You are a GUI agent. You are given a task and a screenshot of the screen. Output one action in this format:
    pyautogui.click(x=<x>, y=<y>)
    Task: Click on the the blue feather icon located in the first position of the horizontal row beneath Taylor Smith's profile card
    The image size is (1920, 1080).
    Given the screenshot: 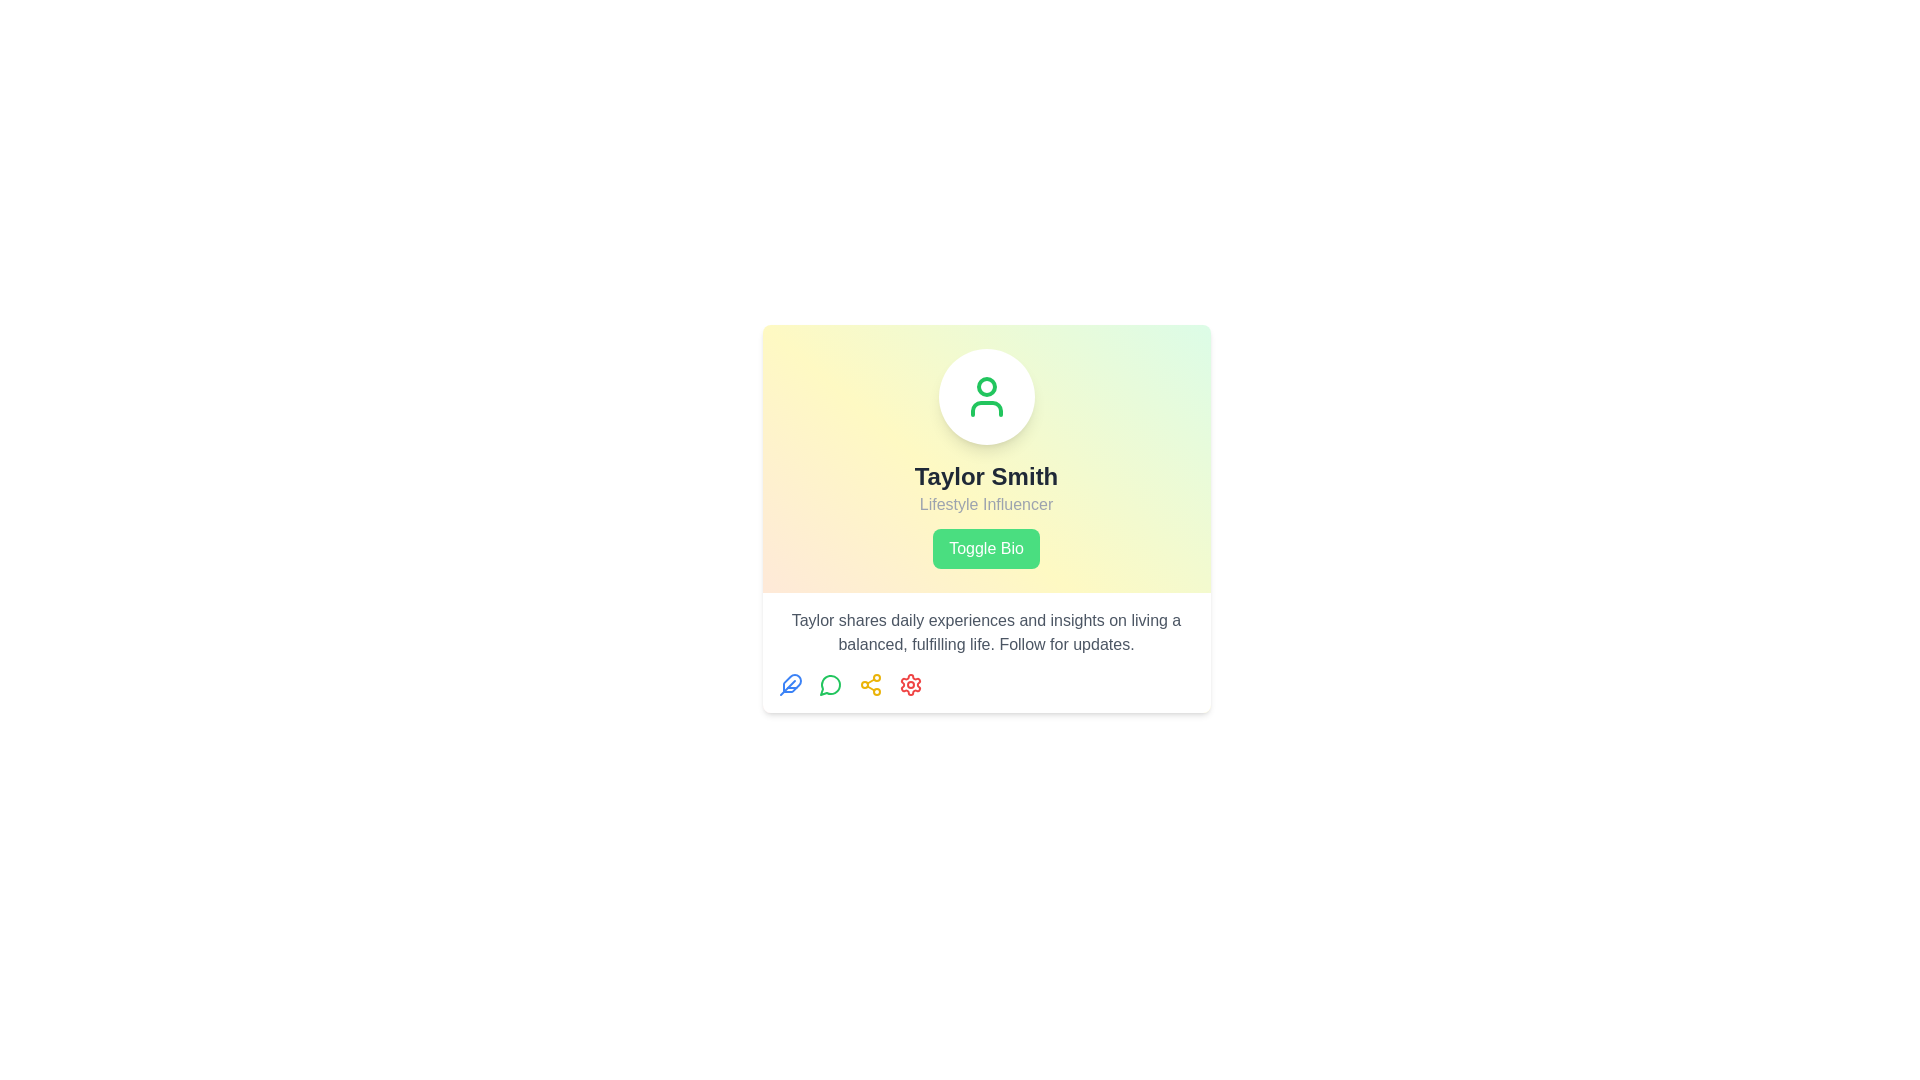 What is the action you would take?
    pyautogui.click(x=789, y=684)
    